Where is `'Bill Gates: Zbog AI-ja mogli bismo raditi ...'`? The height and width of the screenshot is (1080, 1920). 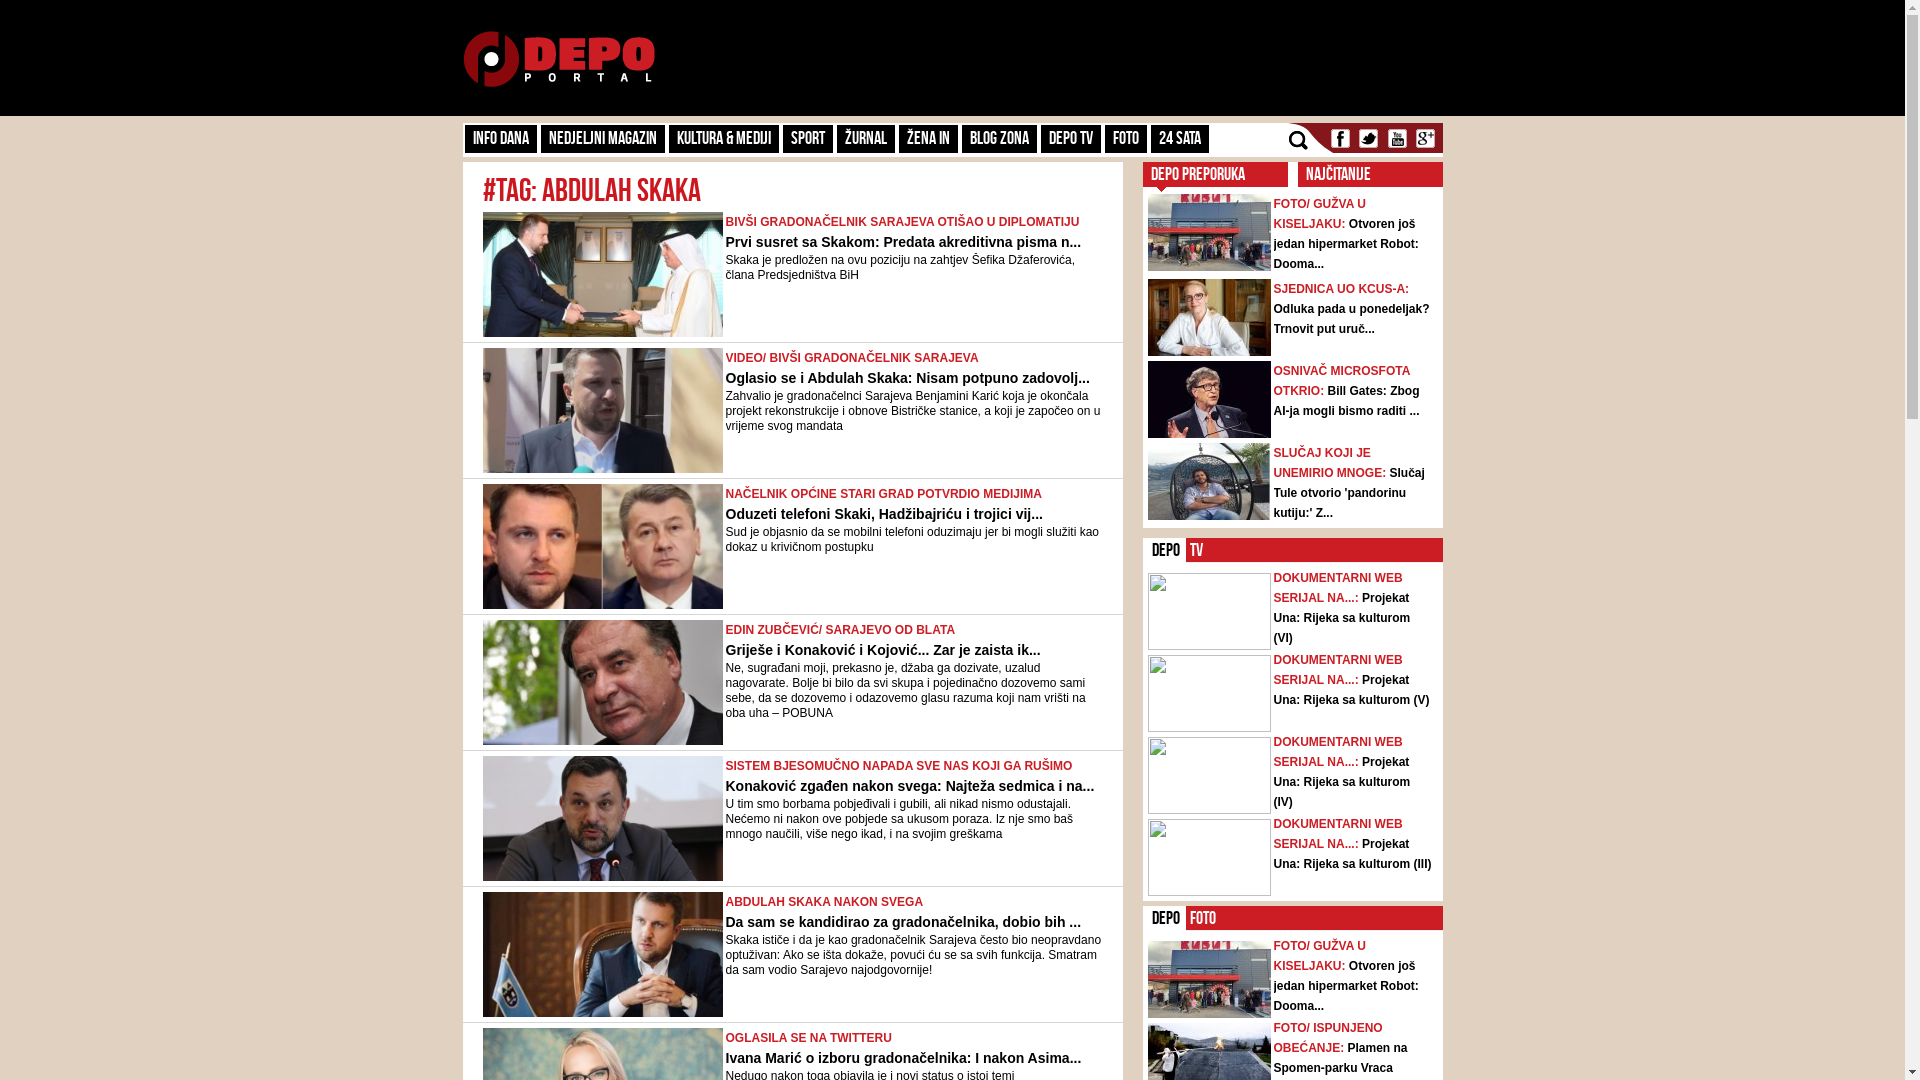
'Bill Gates: Zbog AI-ja mogli bismo raditi ...' is located at coordinates (1347, 401).